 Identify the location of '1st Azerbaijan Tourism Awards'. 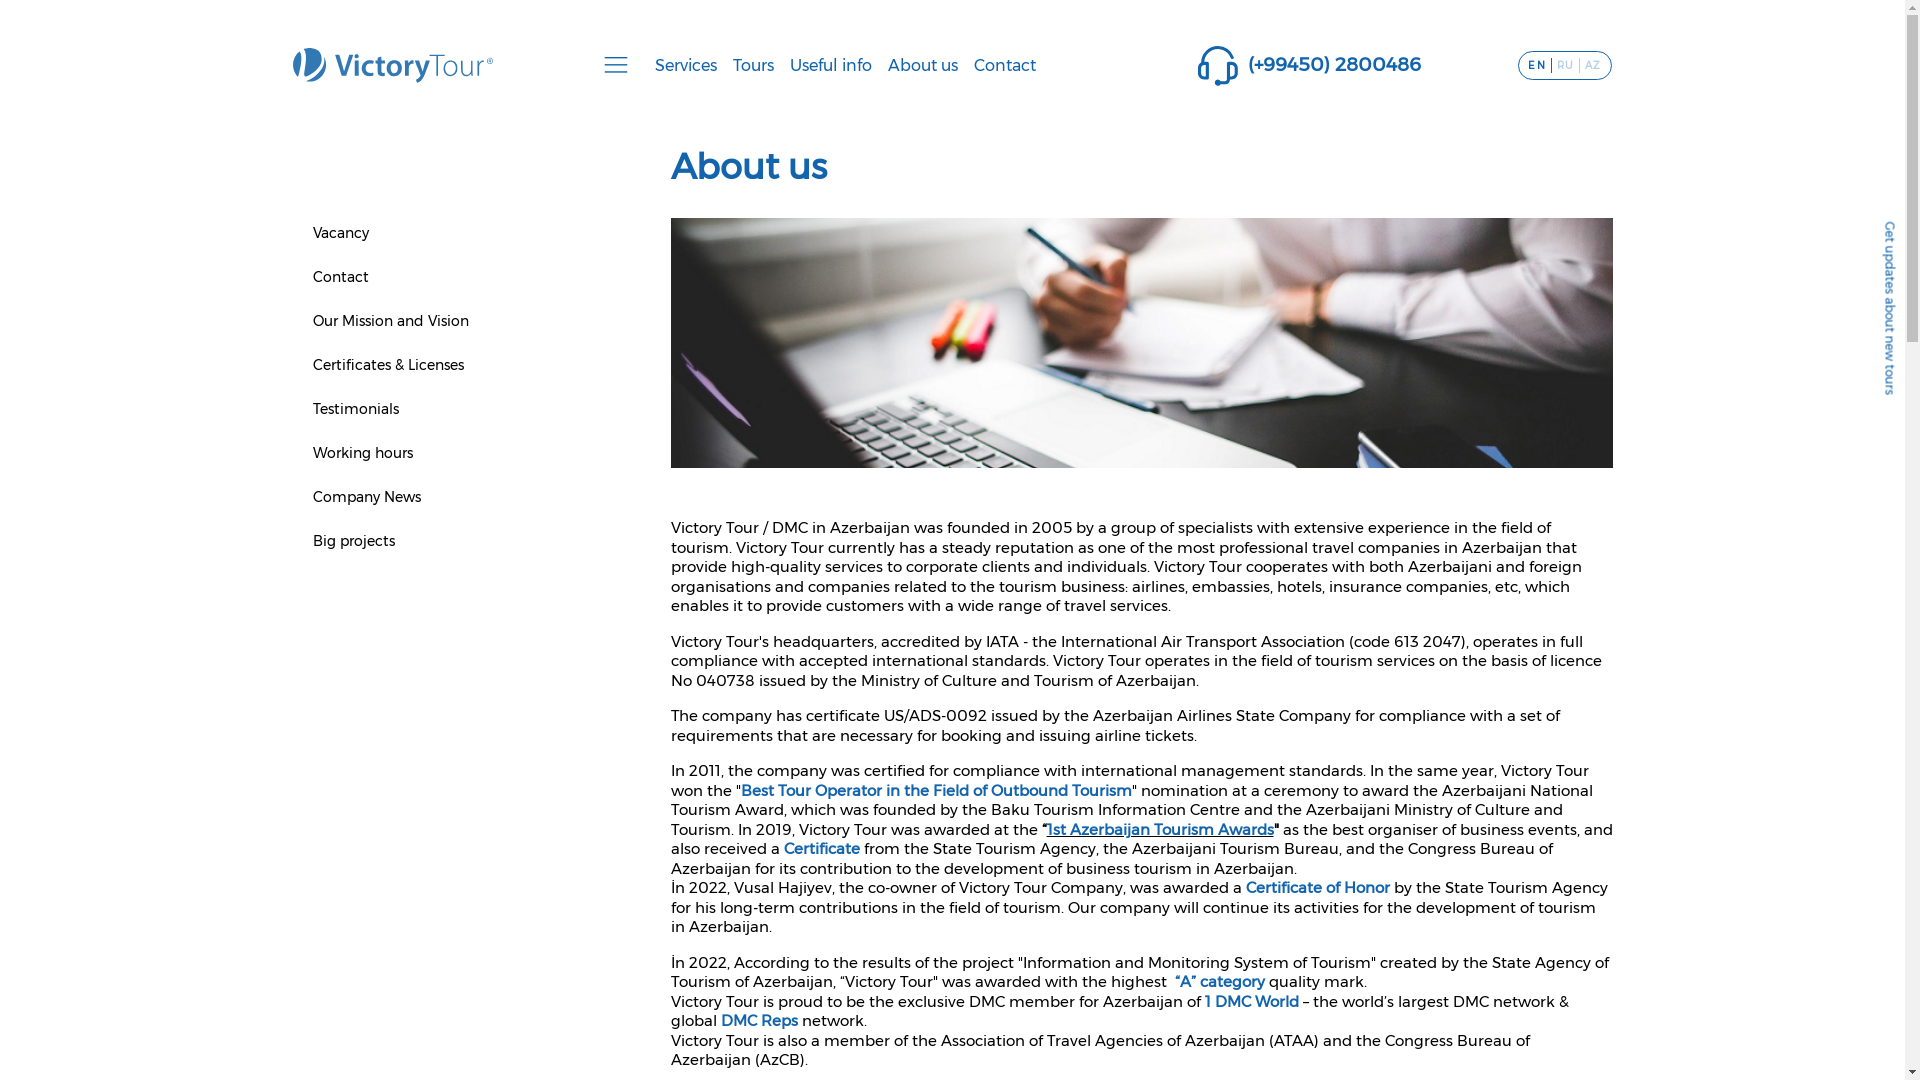
(1045, 829).